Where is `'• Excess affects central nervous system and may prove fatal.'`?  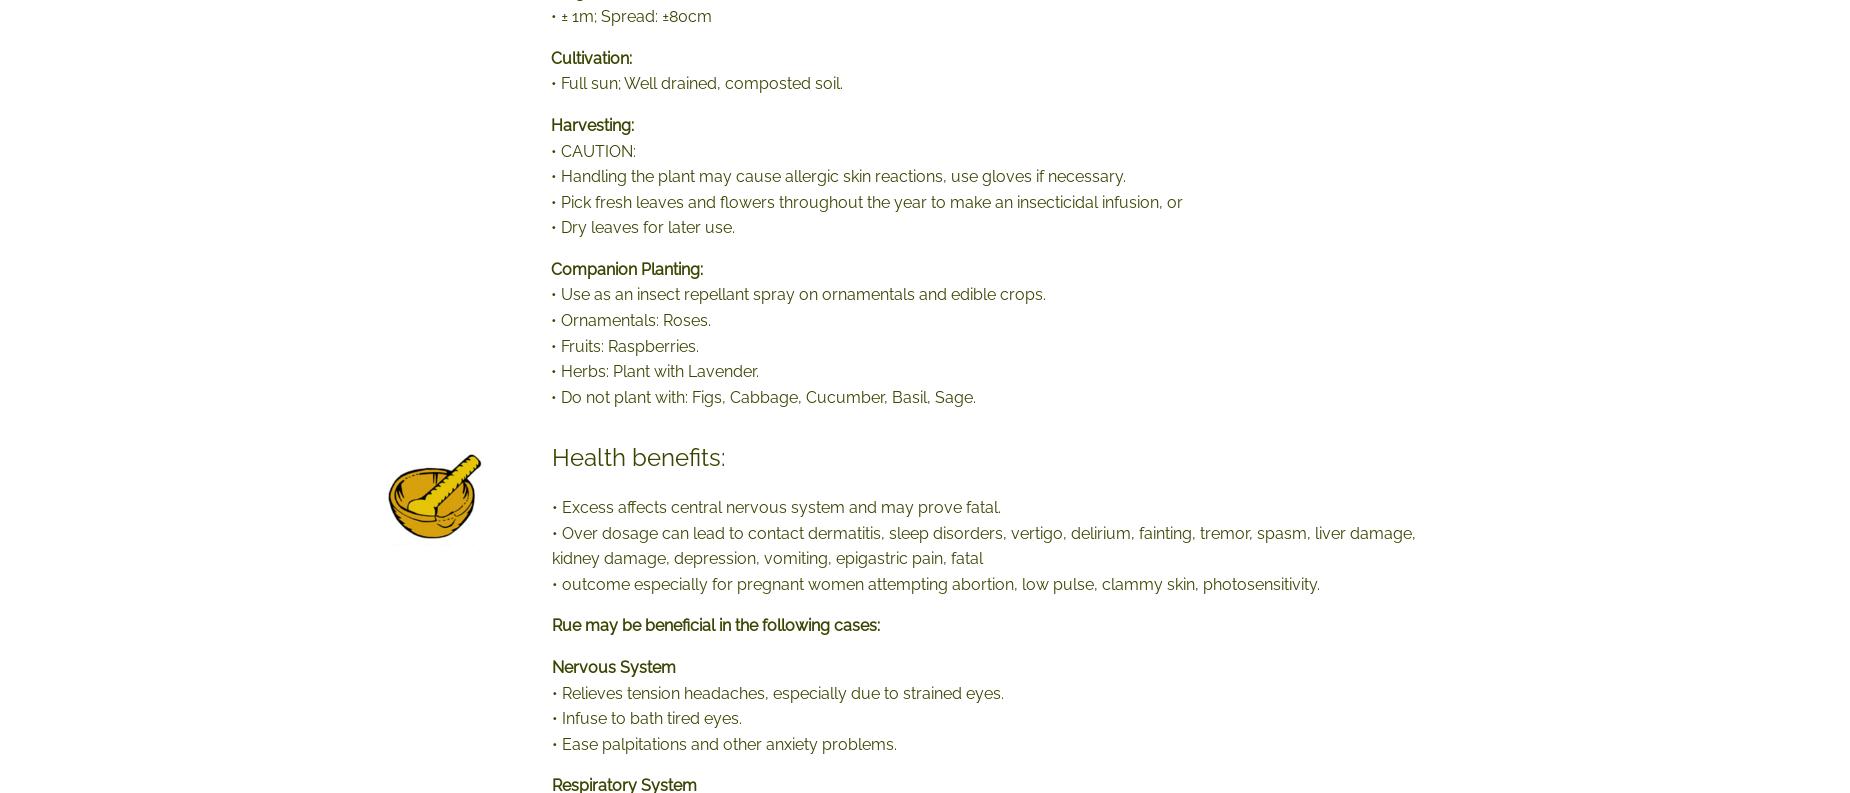
'• Excess affects central nervous system and may prove fatal.' is located at coordinates (552, 507).